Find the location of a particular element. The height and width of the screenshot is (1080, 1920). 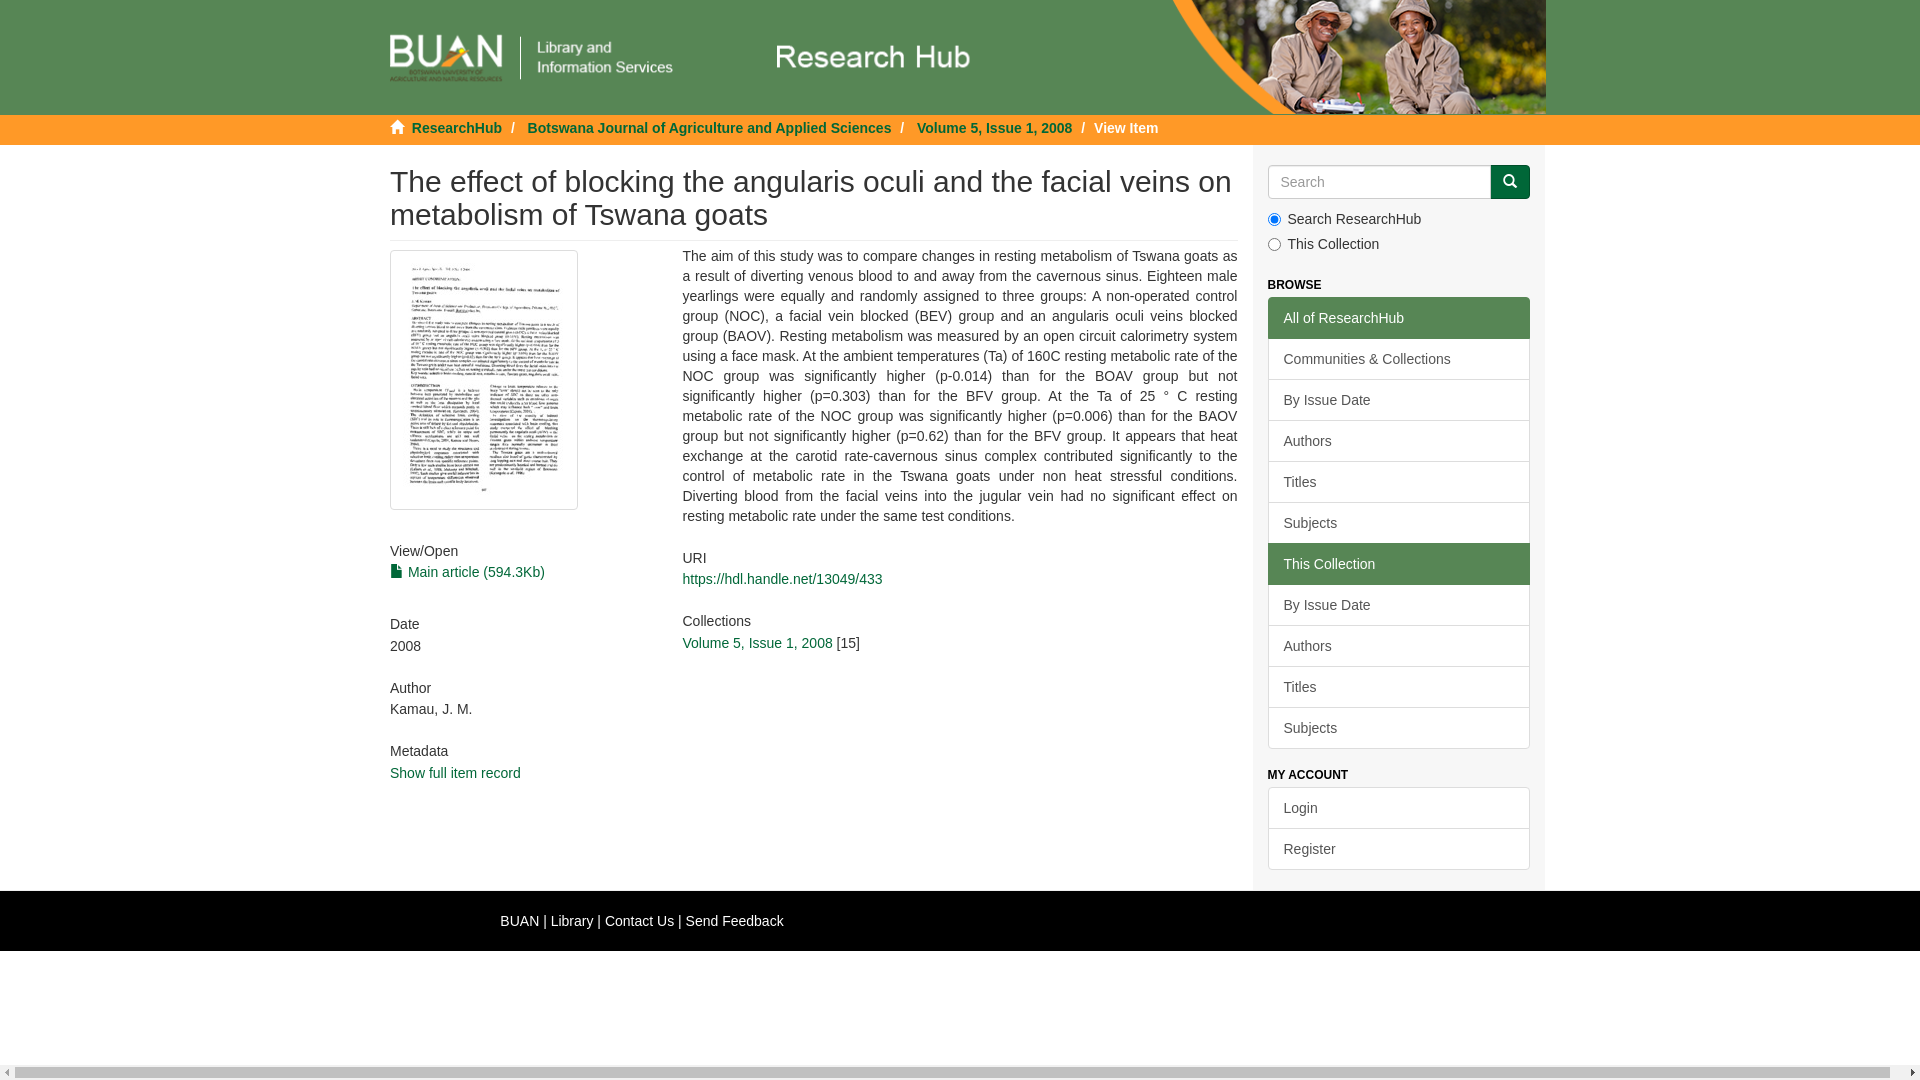

'BUAN' is located at coordinates (519, 921).